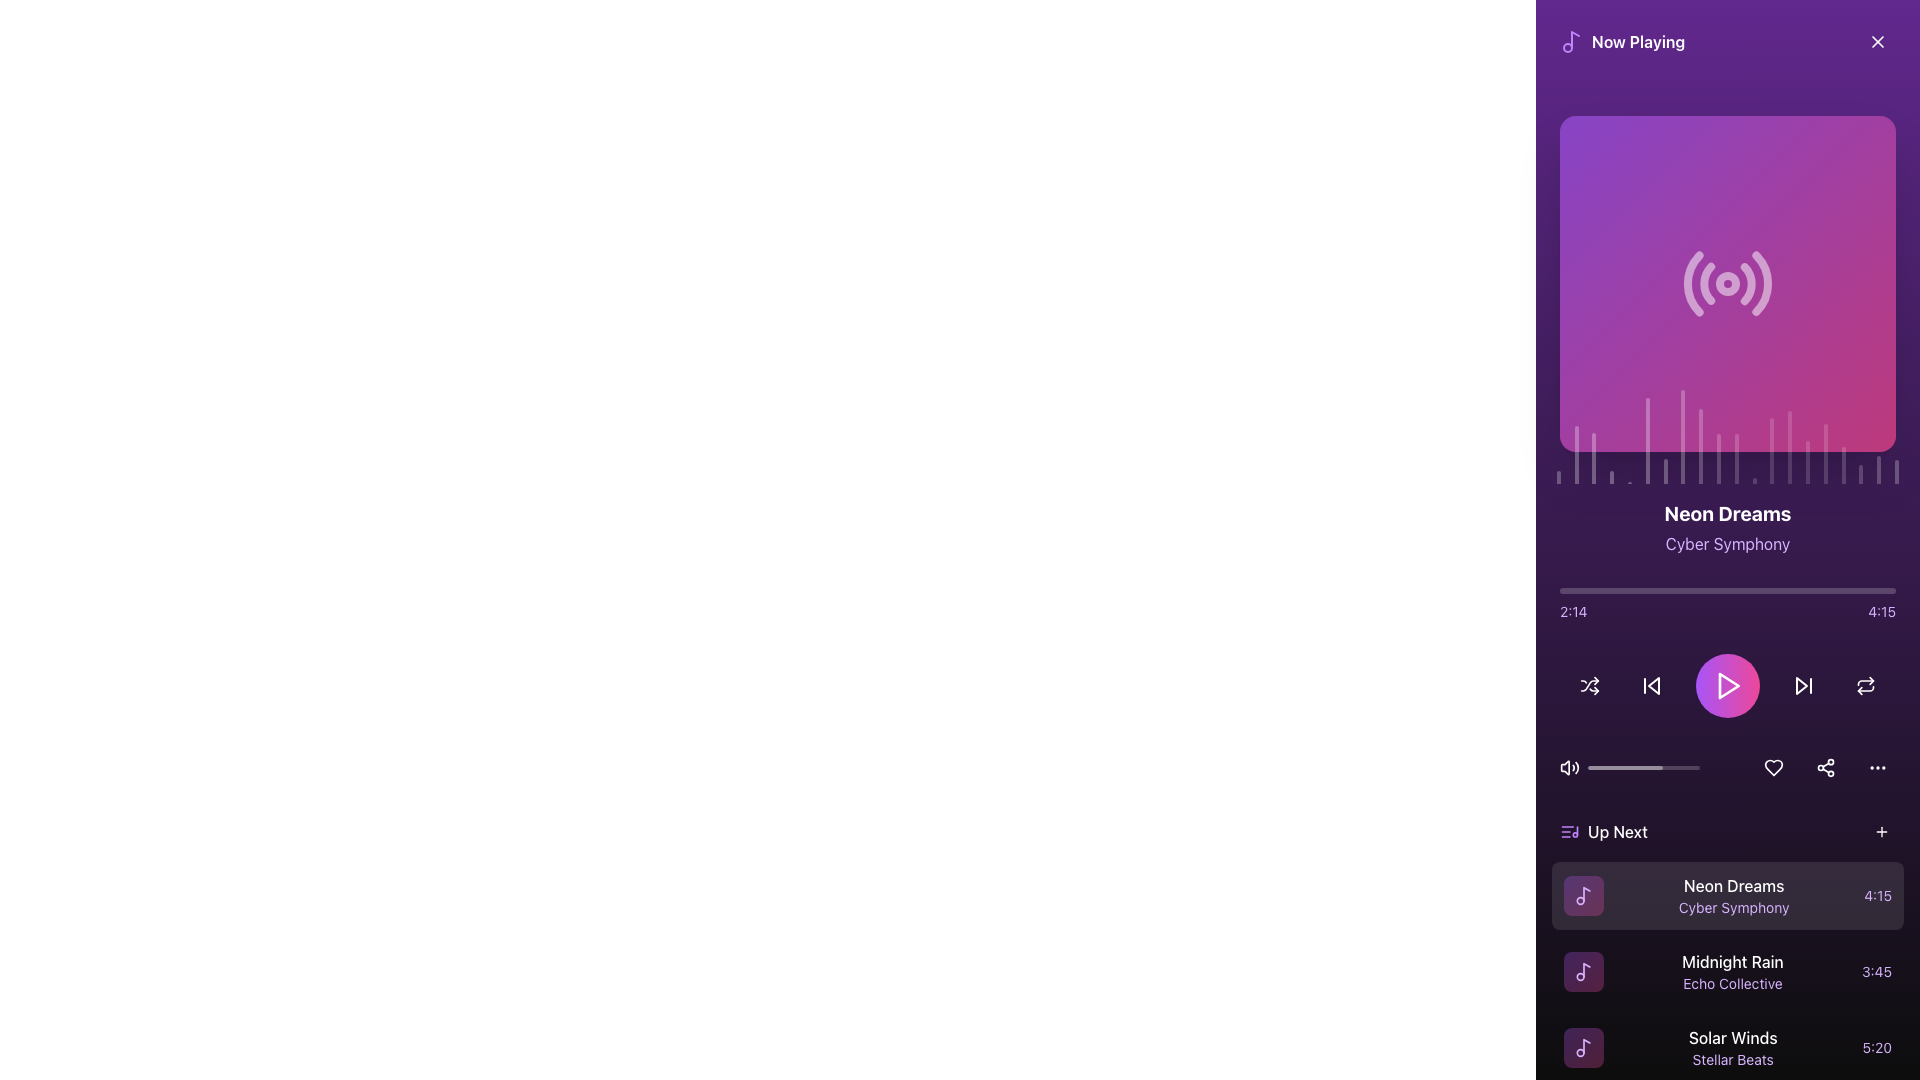 The image size is (1920, 1080). I want to click on the 6th vertical bar in the bar chart component that indicates media playback feedback, such as volume levels or waveform information, so click(1647, 440).